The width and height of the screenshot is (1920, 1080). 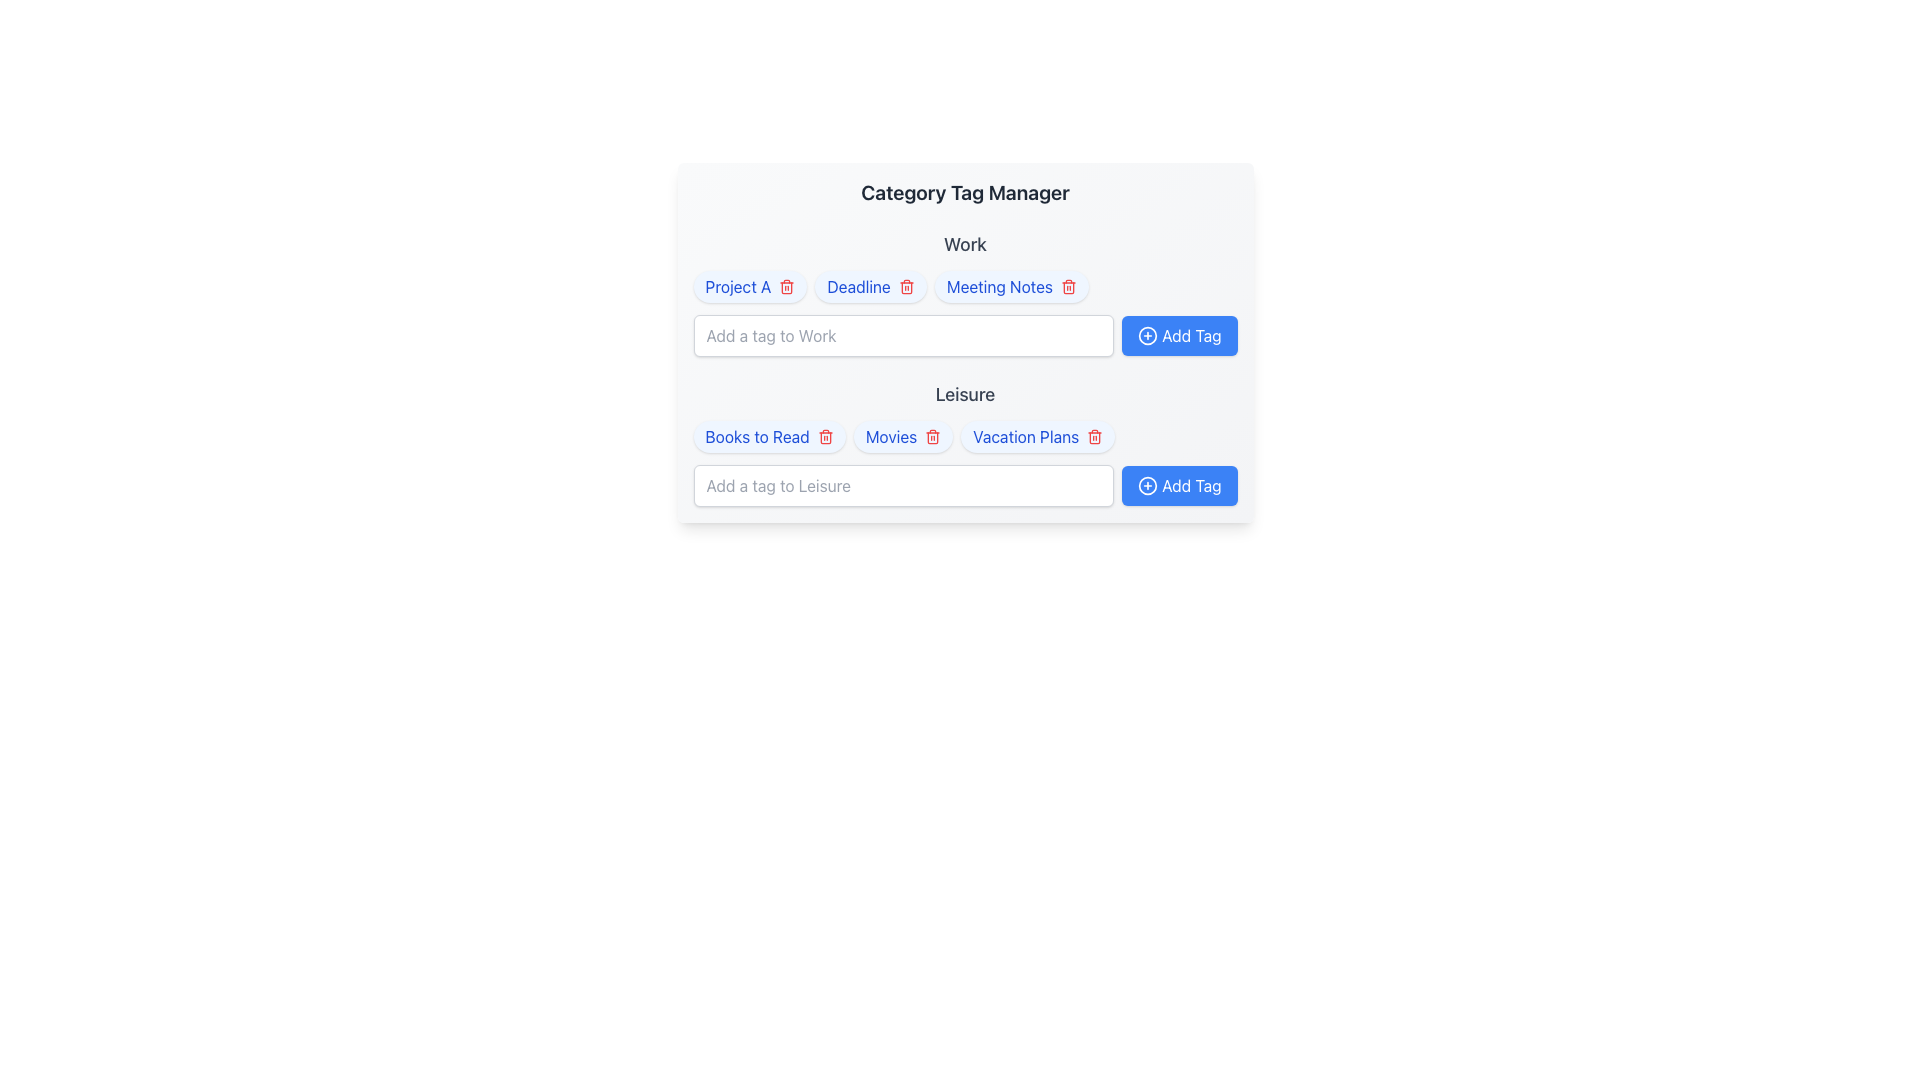 What do you see at coordinates (1148, 334) in the screenshot?
I see `the icon representing the action of adding a tag, which is located to the left of the text on the 'Add Tag' button in the 'Work' category section` at bounding box center [1148, 334].